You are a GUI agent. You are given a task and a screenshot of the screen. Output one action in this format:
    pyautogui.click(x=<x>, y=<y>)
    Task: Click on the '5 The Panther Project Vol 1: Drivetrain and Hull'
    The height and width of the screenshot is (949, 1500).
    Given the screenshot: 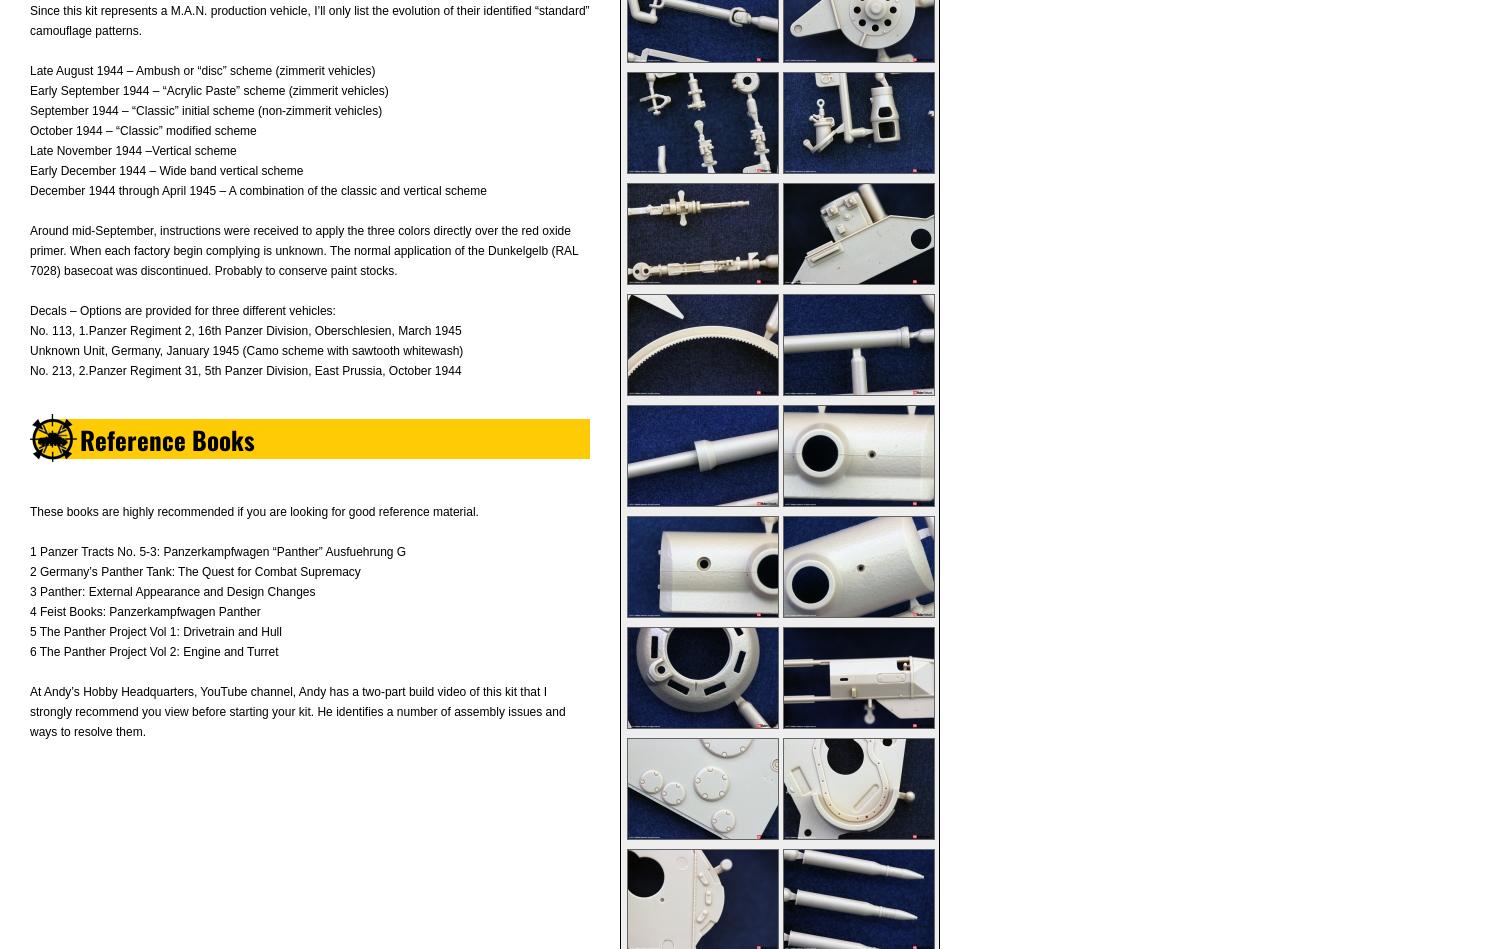 What is the action you would take?
    pyautogui.click(x=155, y=631)
    